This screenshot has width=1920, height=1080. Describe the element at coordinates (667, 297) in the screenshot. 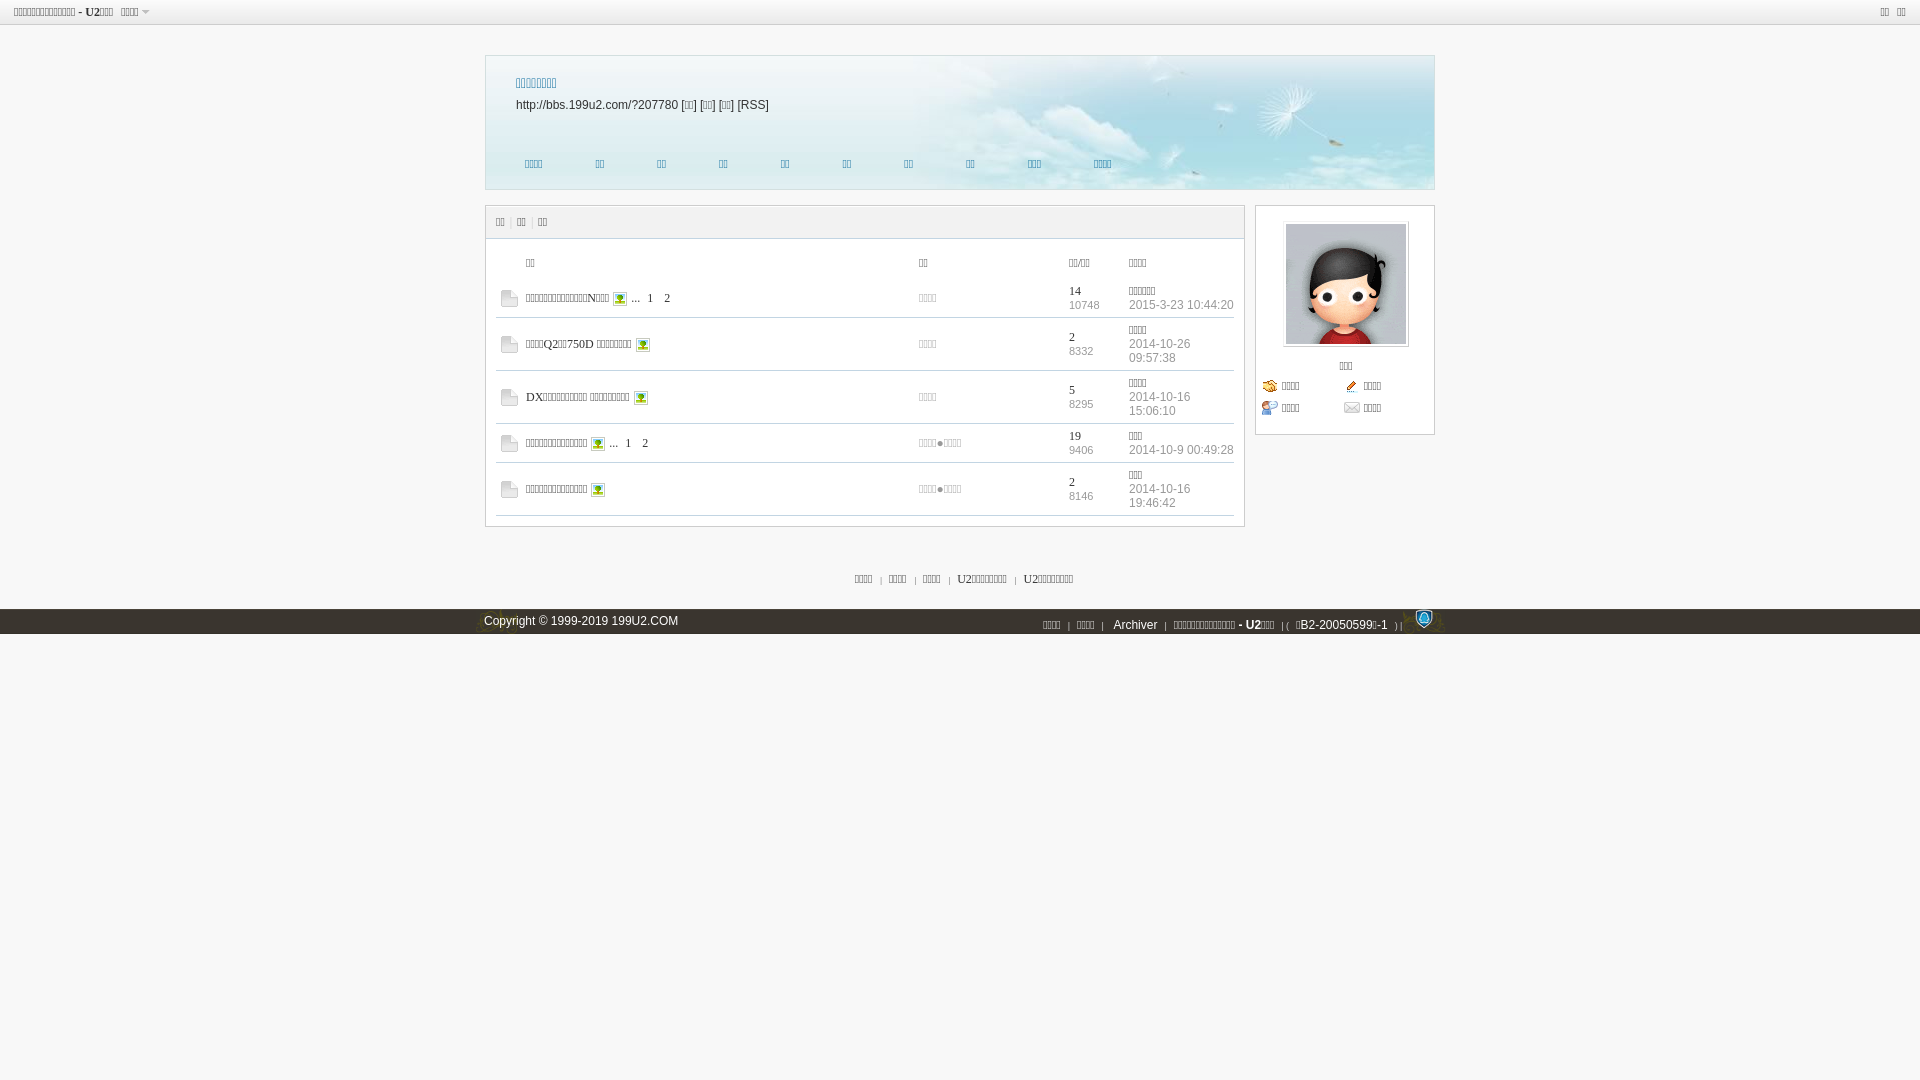

I see `'2'` at that location.